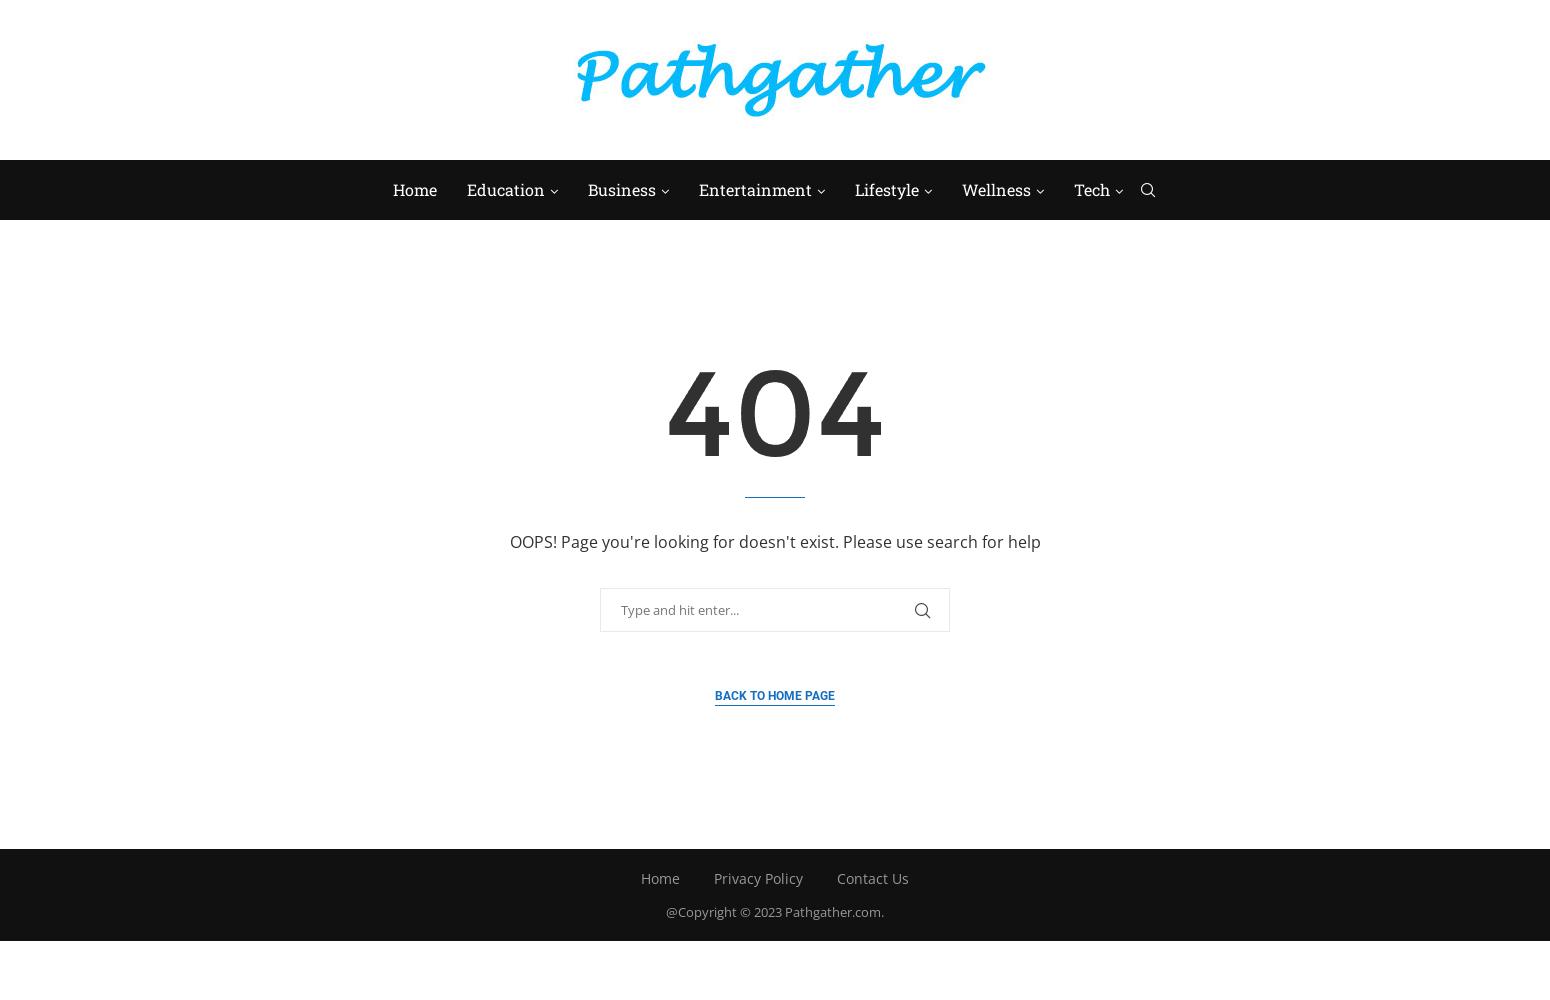 This screenshot has width=1550, height=1000. I want to click on 'Privacy Policy', so click(758, 877).